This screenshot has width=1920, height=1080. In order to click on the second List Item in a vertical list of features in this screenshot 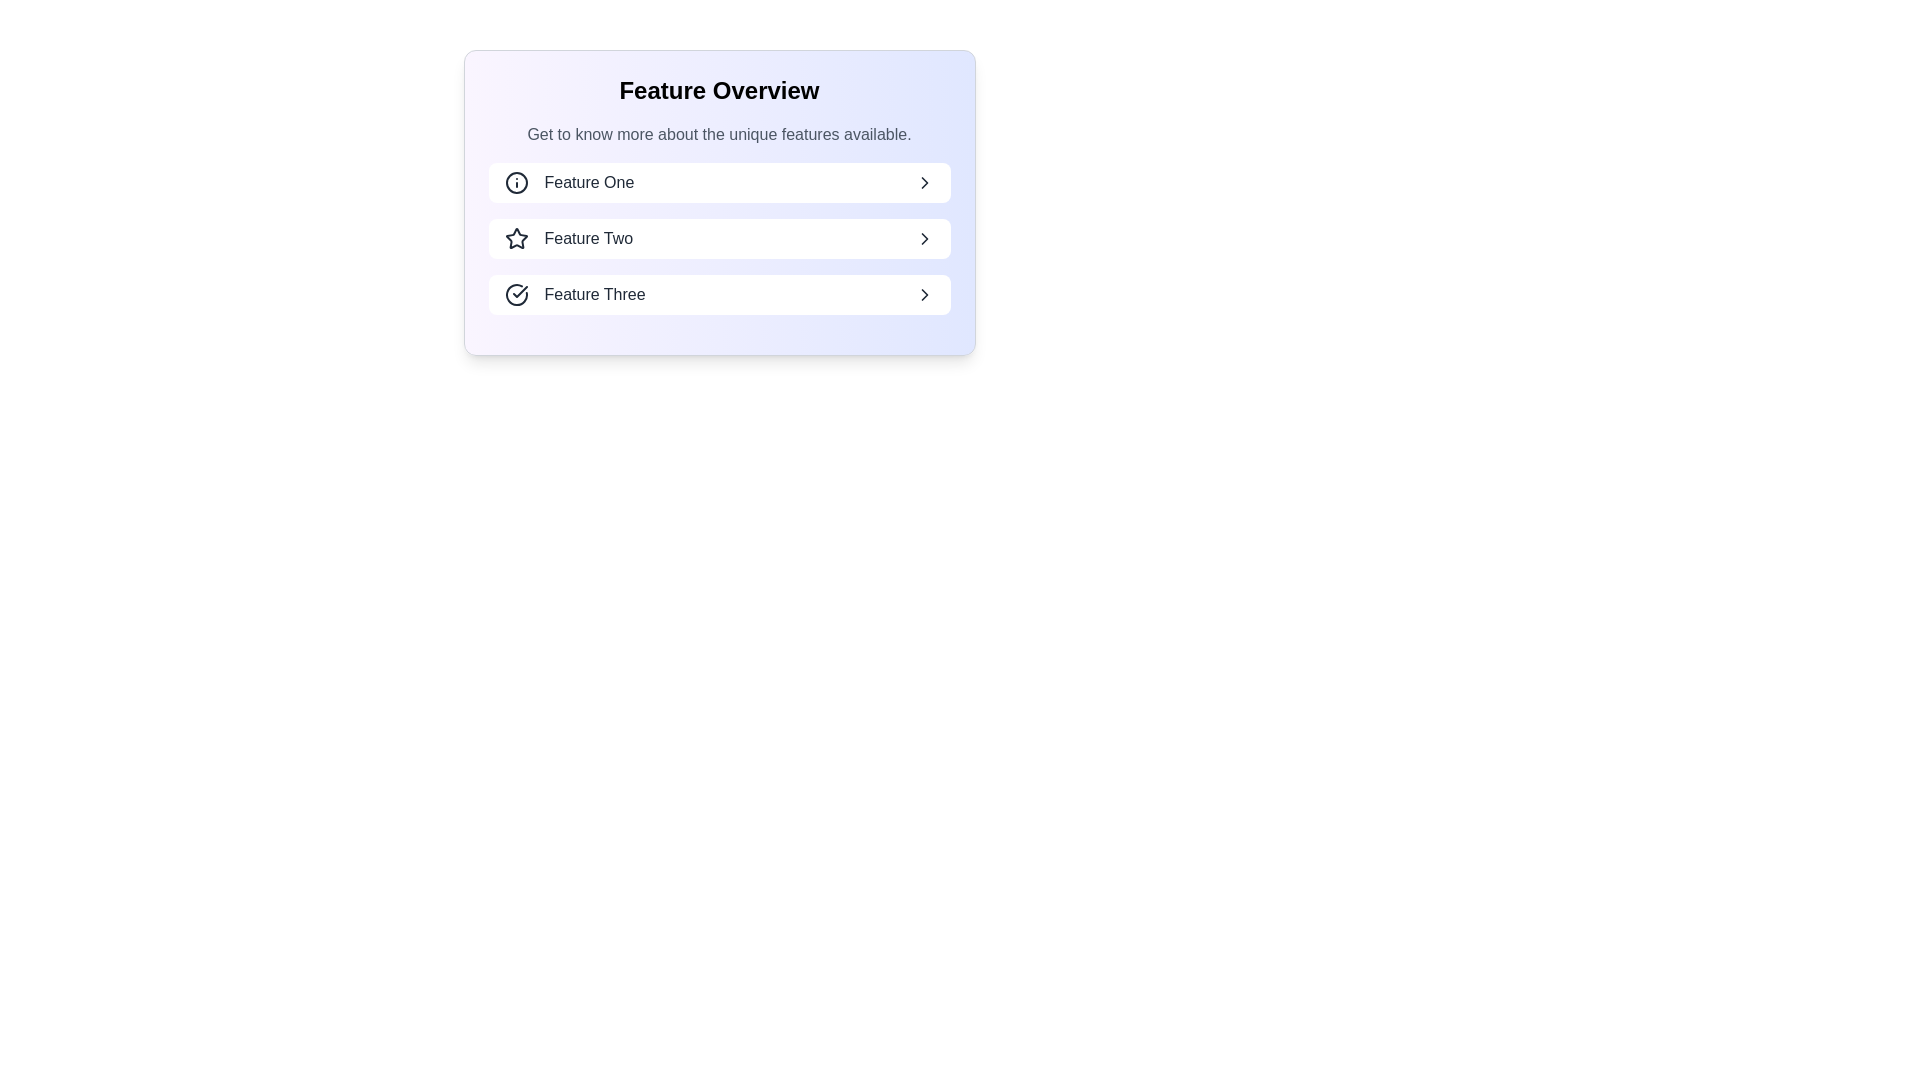, I will do `click(719, 238)`.